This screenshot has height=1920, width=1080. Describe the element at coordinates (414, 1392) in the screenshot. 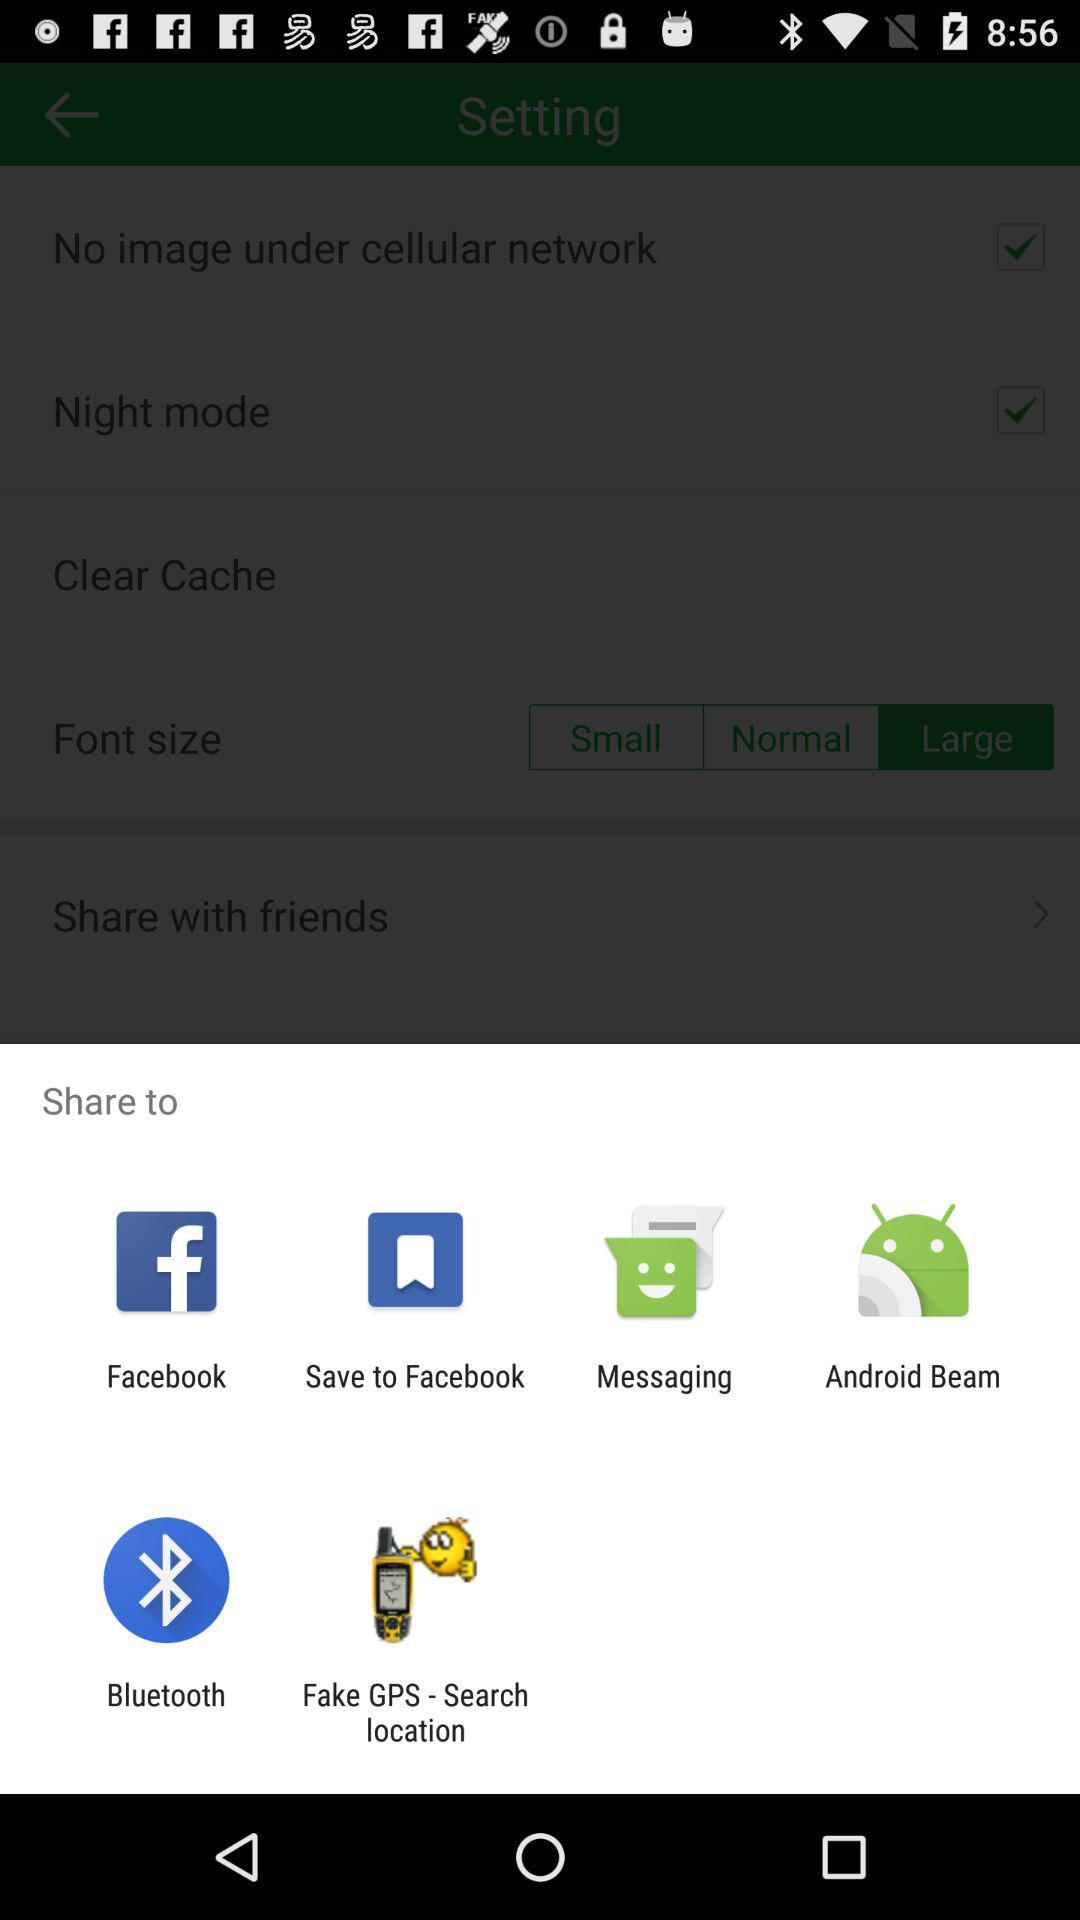

I see `the icon next to messaging app` at that location.